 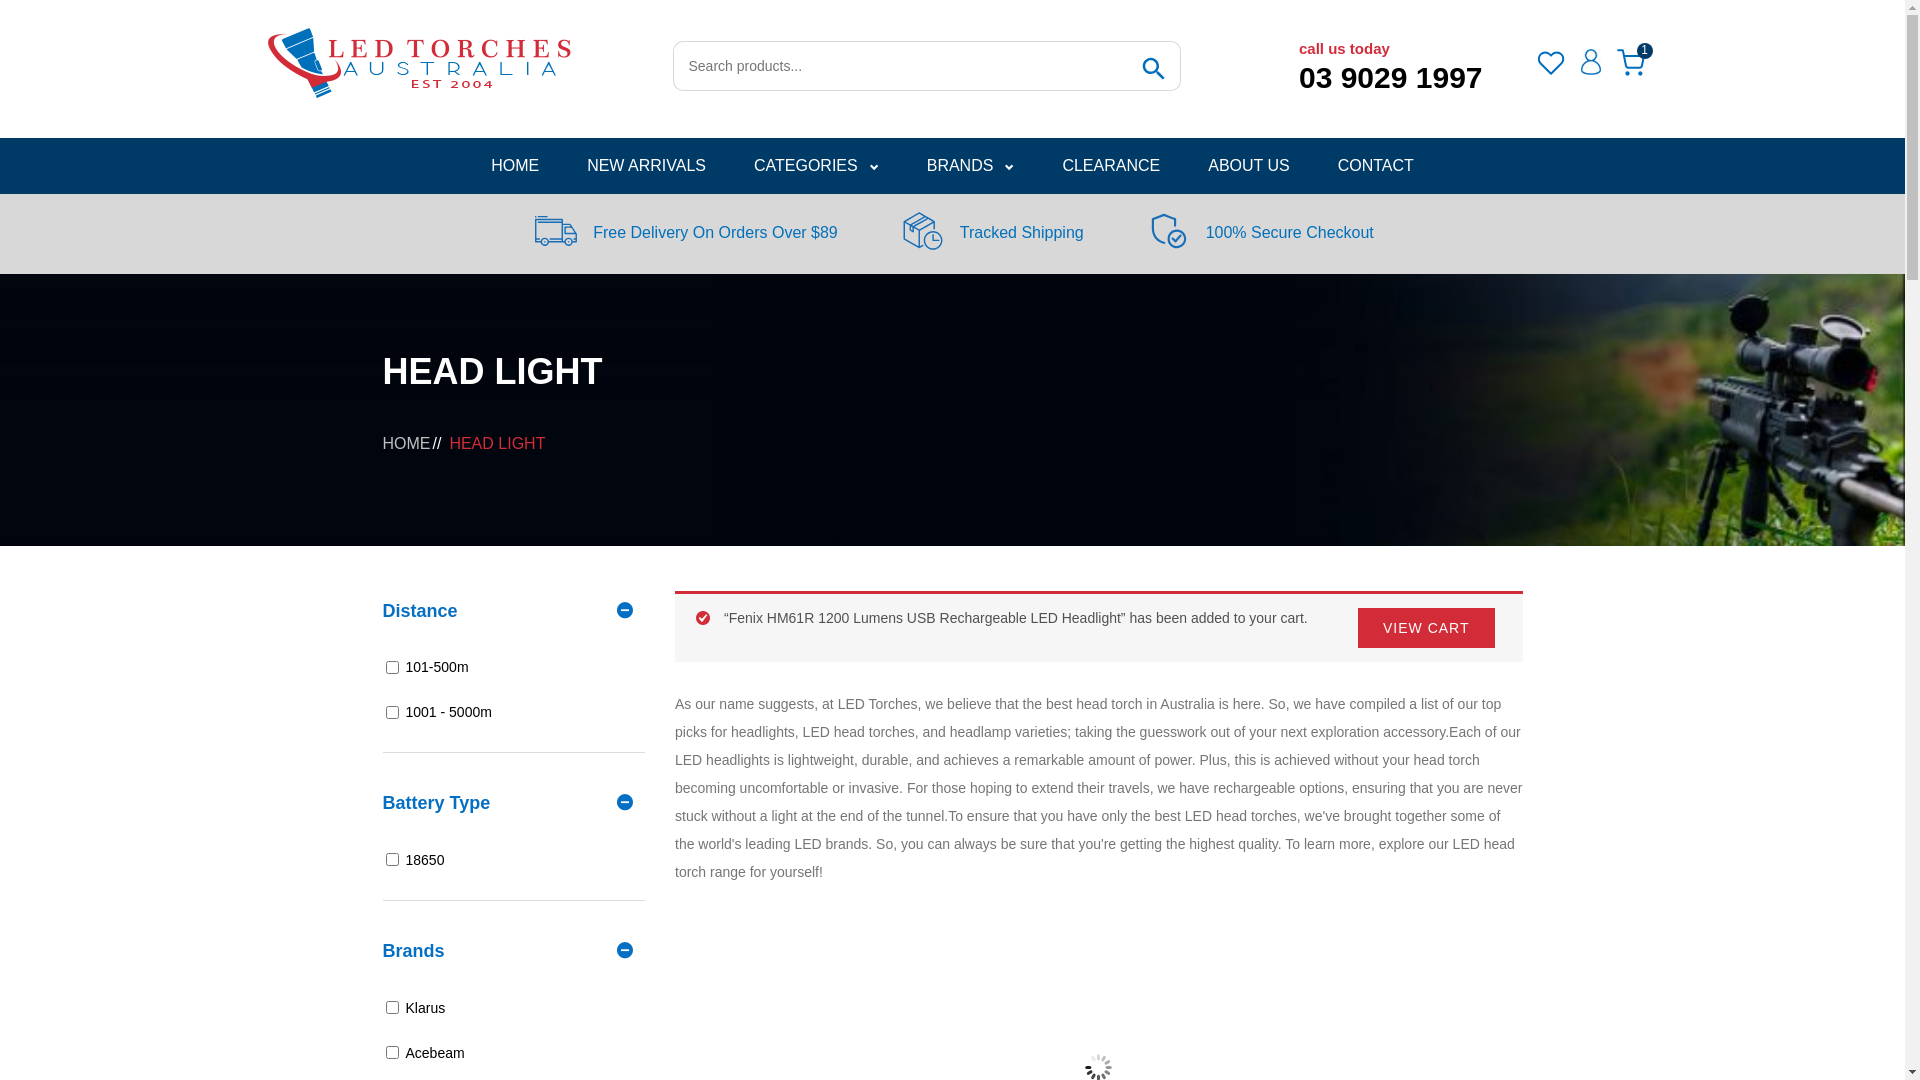 I want to click on 'BRANDS', so click(x=901, y=164).